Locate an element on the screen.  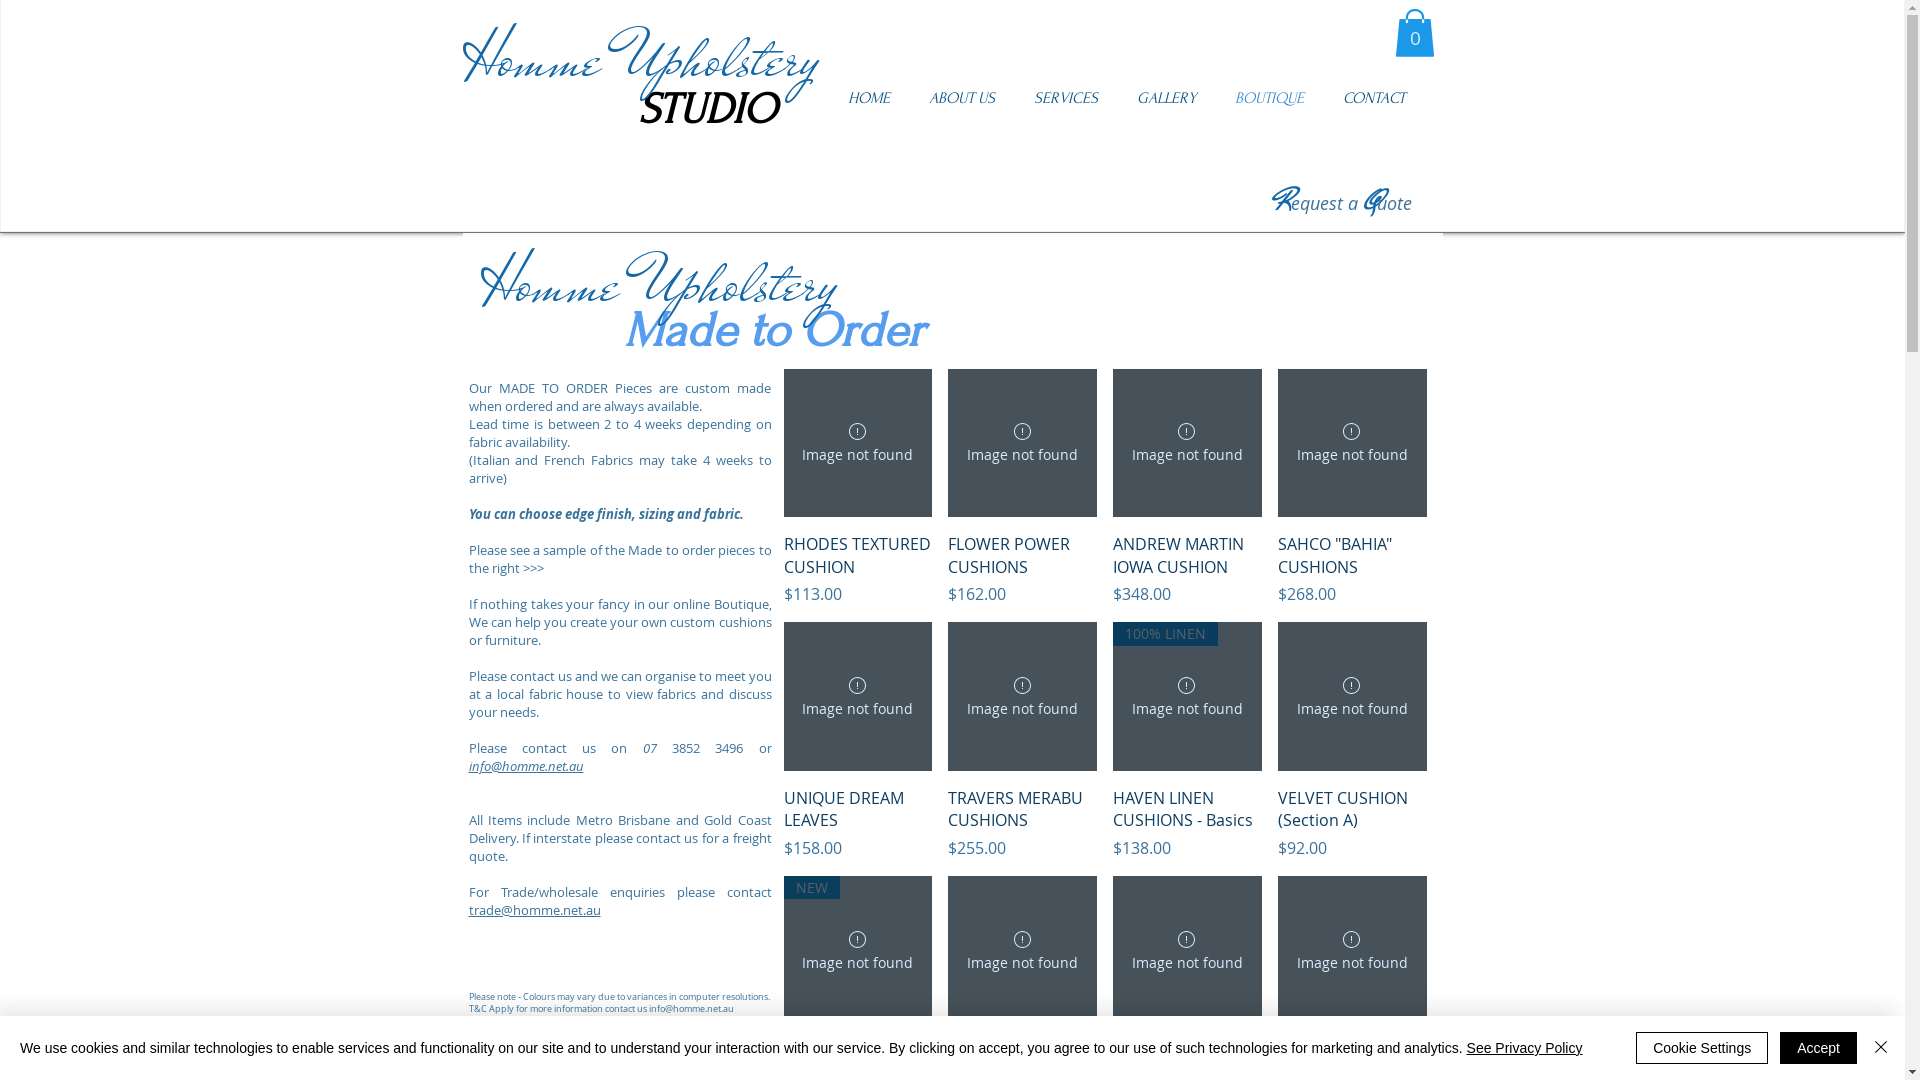
'RHODES TEXTURED CUSHION is located at coordinates (858, 442).